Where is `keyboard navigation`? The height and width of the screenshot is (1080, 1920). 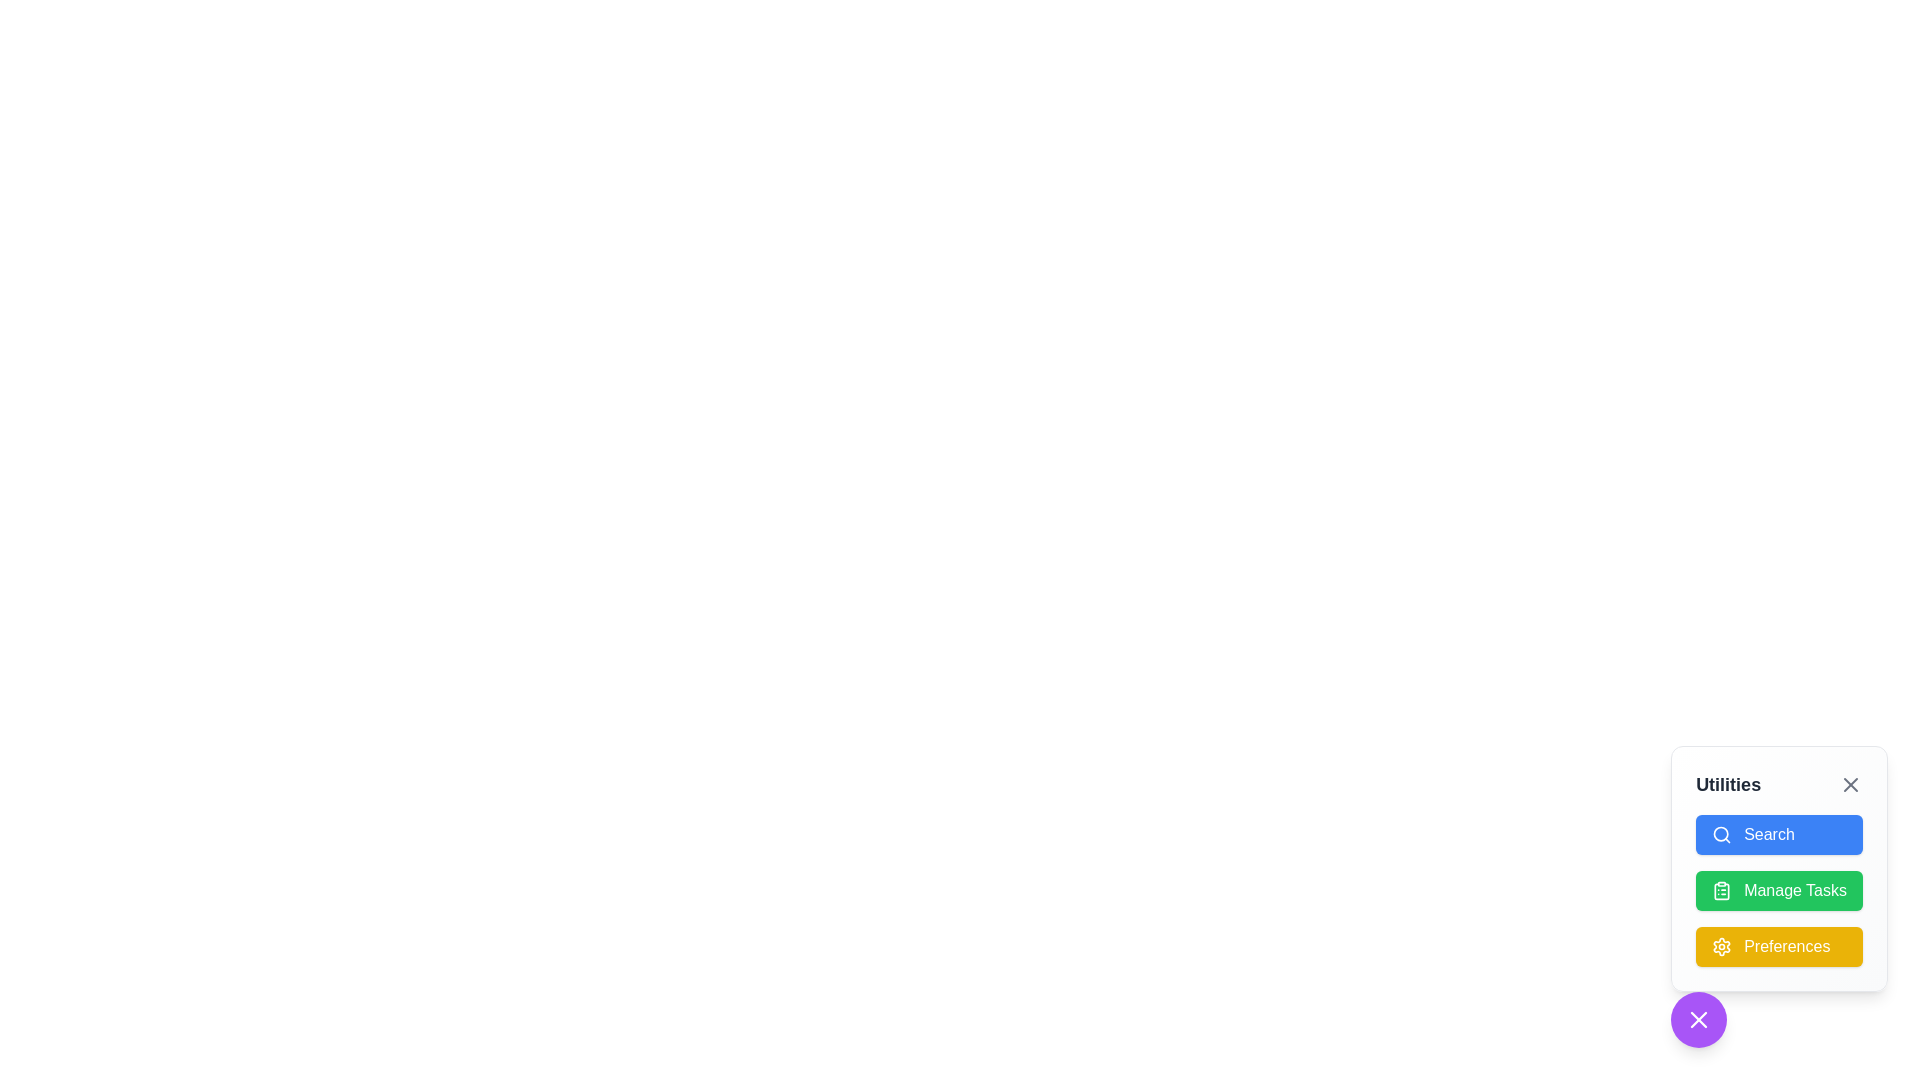
keyboard navigation is located at coordinates (1779, 890).